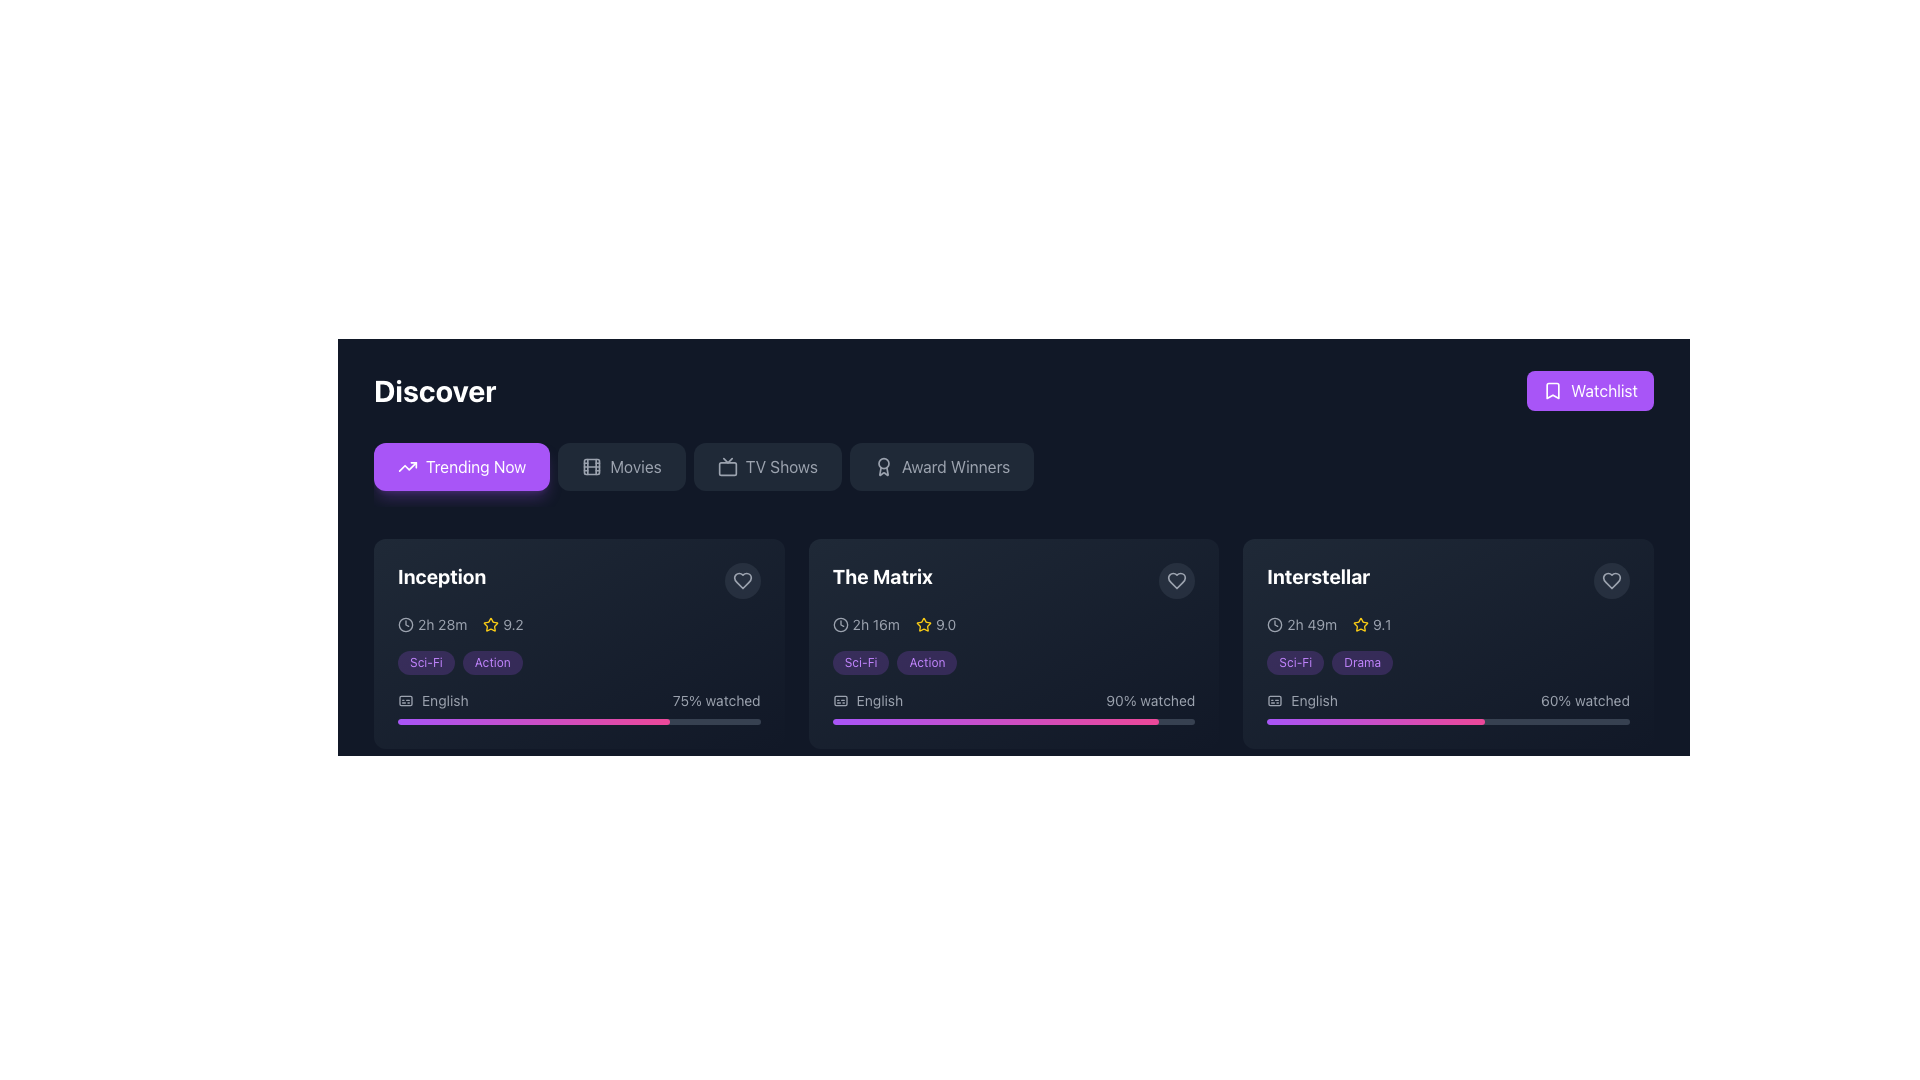  What do you see at coordinates (741, 581) in the screenshot?
I see `the stylized heart icon located in the upper-right corner of the card for the movie 'Inception'` at bounding box center [741, 581].